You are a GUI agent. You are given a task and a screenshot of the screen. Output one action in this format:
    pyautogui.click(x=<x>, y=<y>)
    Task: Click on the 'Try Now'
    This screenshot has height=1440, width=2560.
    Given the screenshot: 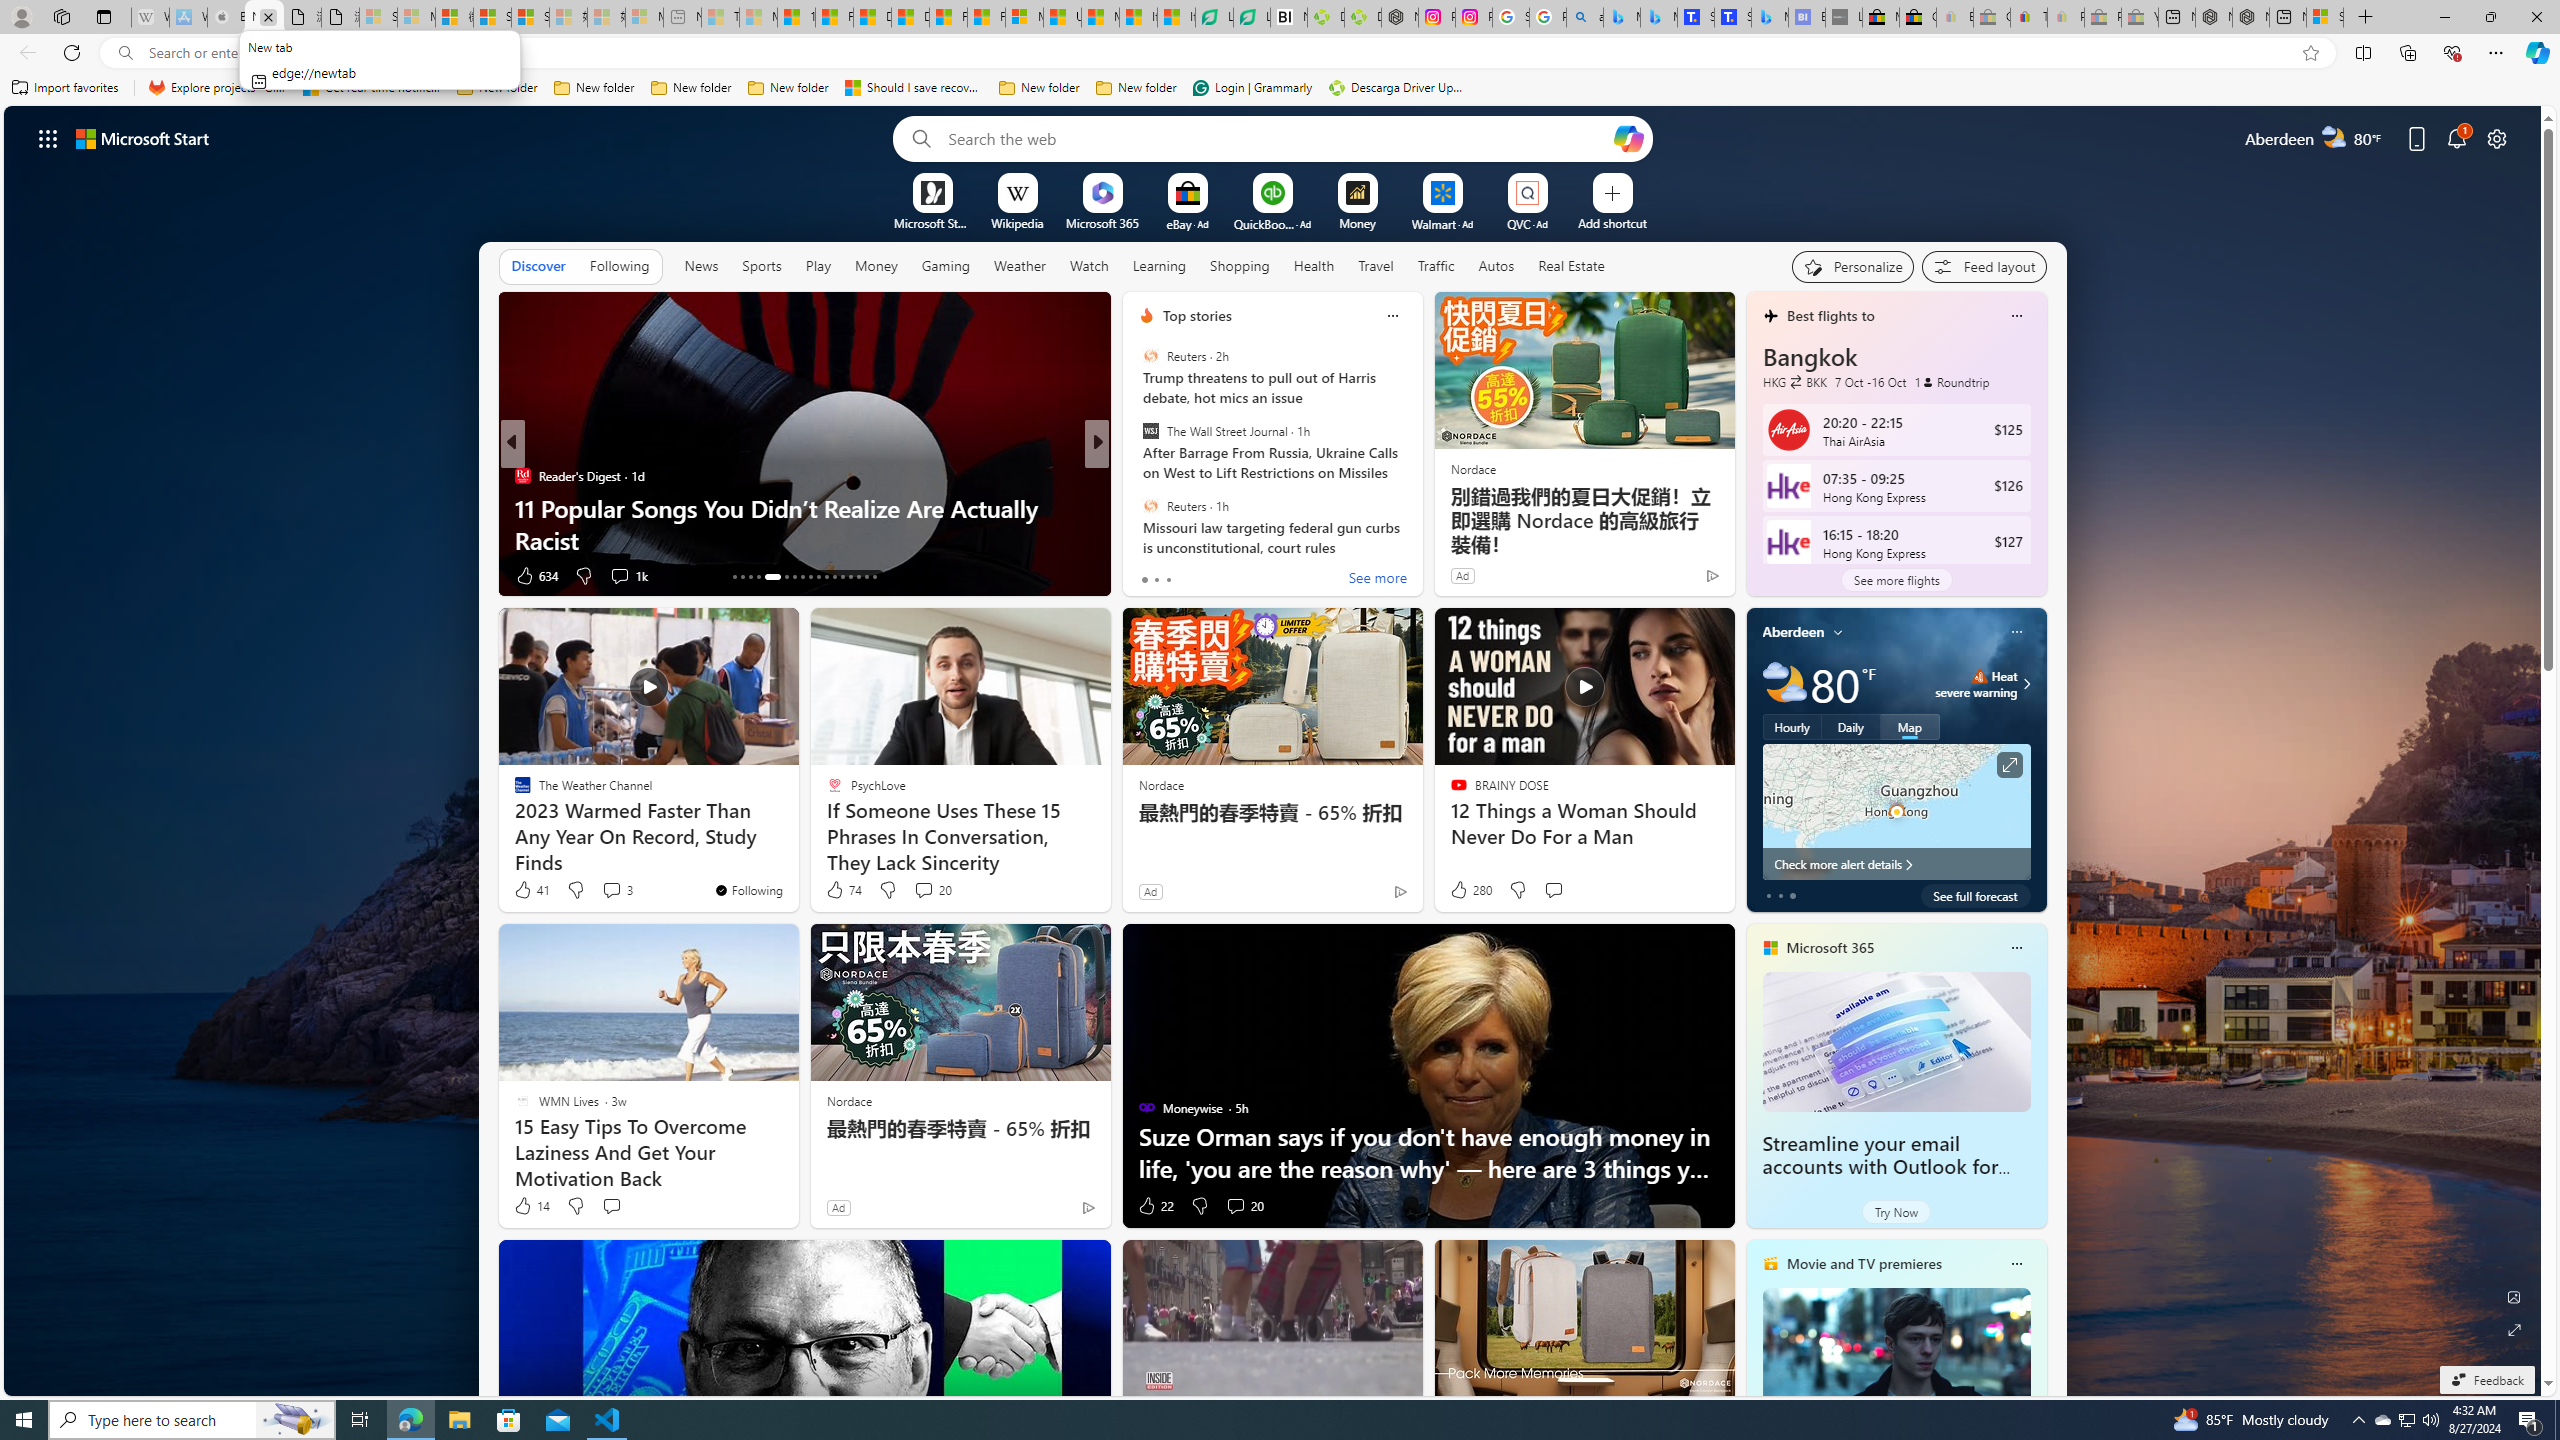 What is the action you would take?
    pyautogui.click(x=1895, y=1210)
    